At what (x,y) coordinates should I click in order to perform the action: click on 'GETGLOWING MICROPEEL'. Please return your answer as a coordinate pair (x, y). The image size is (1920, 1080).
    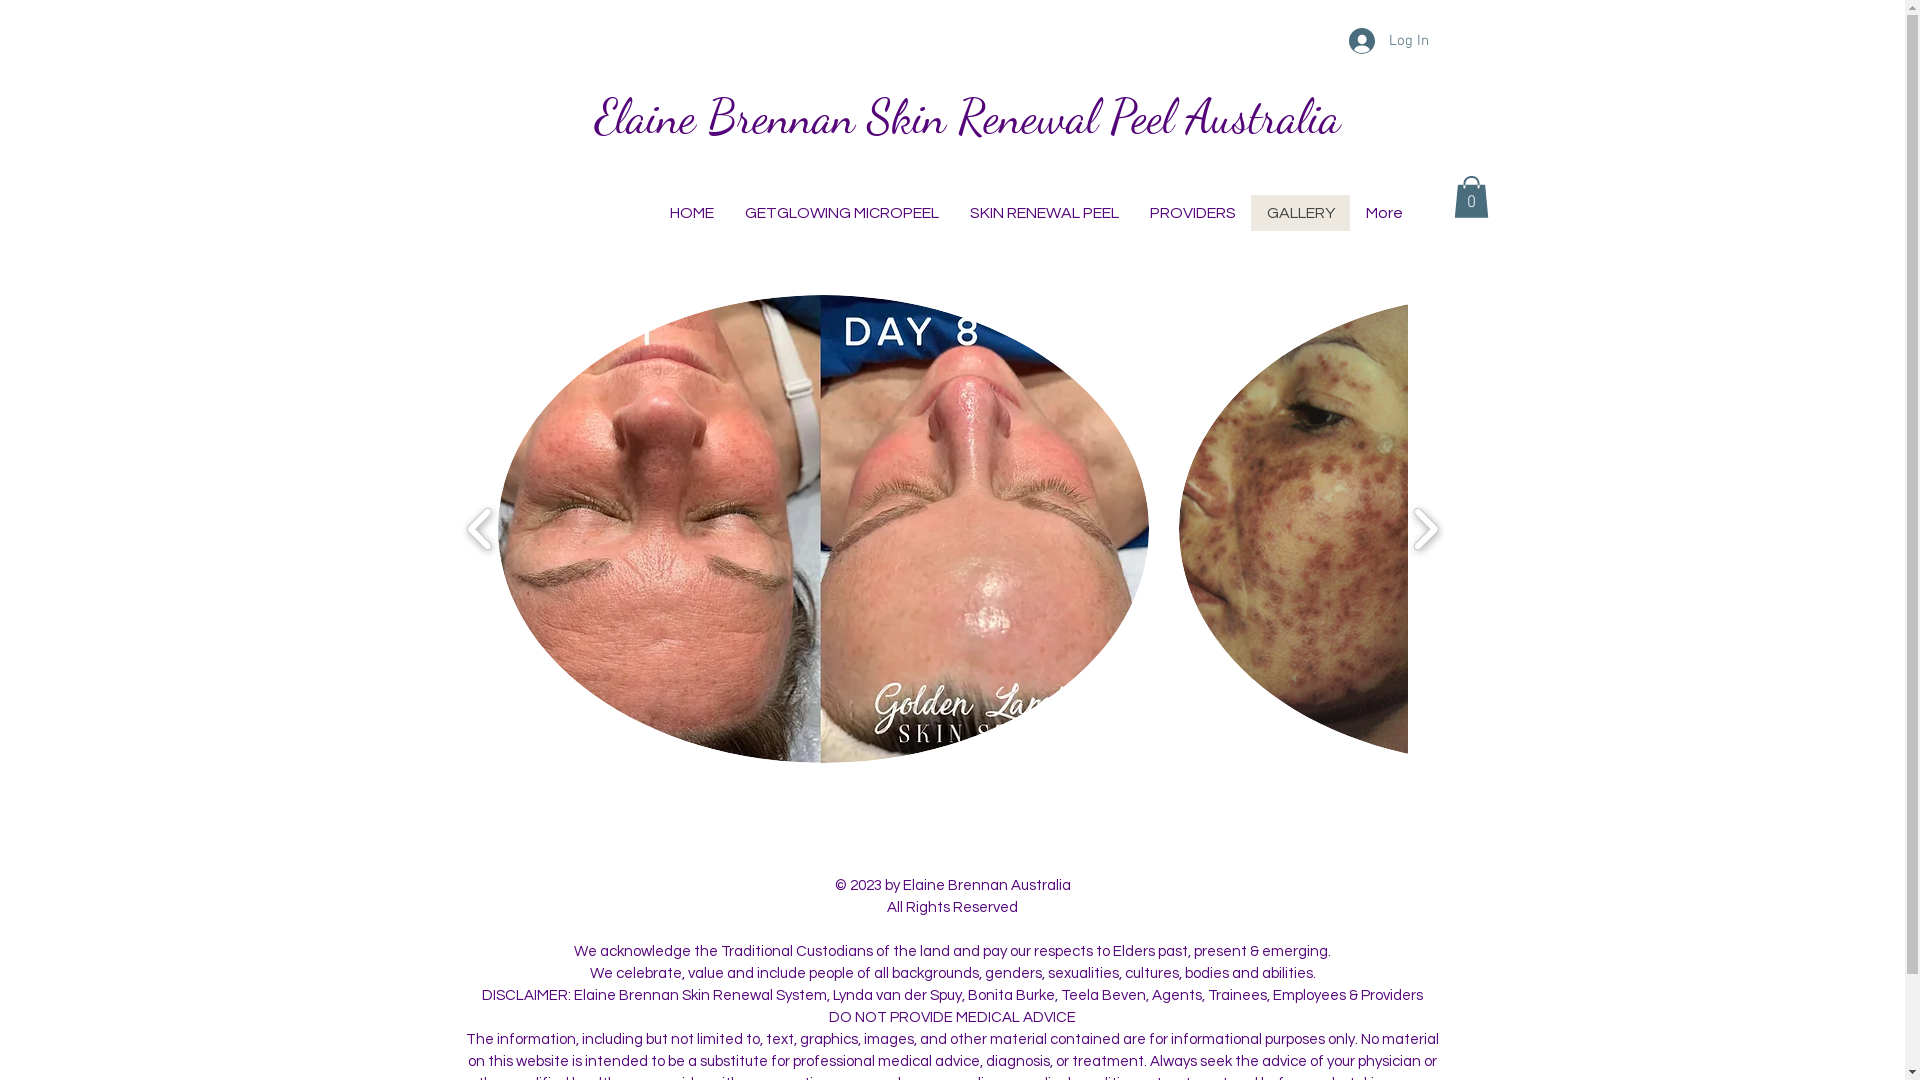
    Looking at the image, I should click on (727, 212).